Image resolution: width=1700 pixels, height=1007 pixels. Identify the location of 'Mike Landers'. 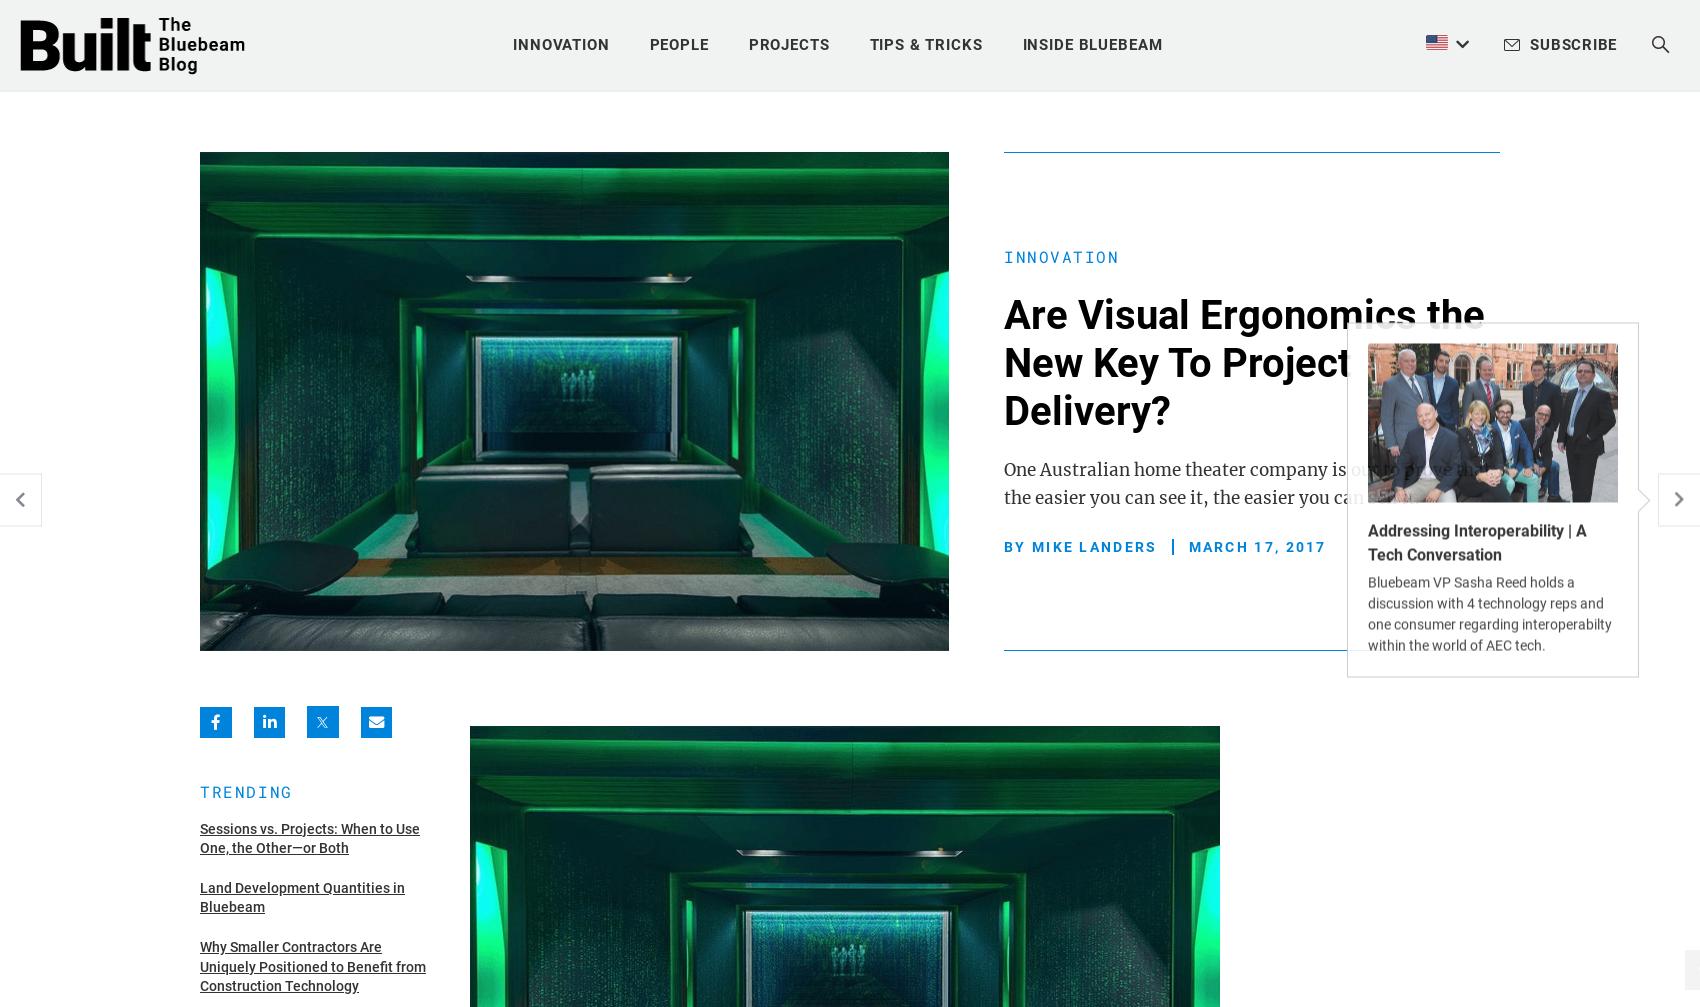
(1093, 544).